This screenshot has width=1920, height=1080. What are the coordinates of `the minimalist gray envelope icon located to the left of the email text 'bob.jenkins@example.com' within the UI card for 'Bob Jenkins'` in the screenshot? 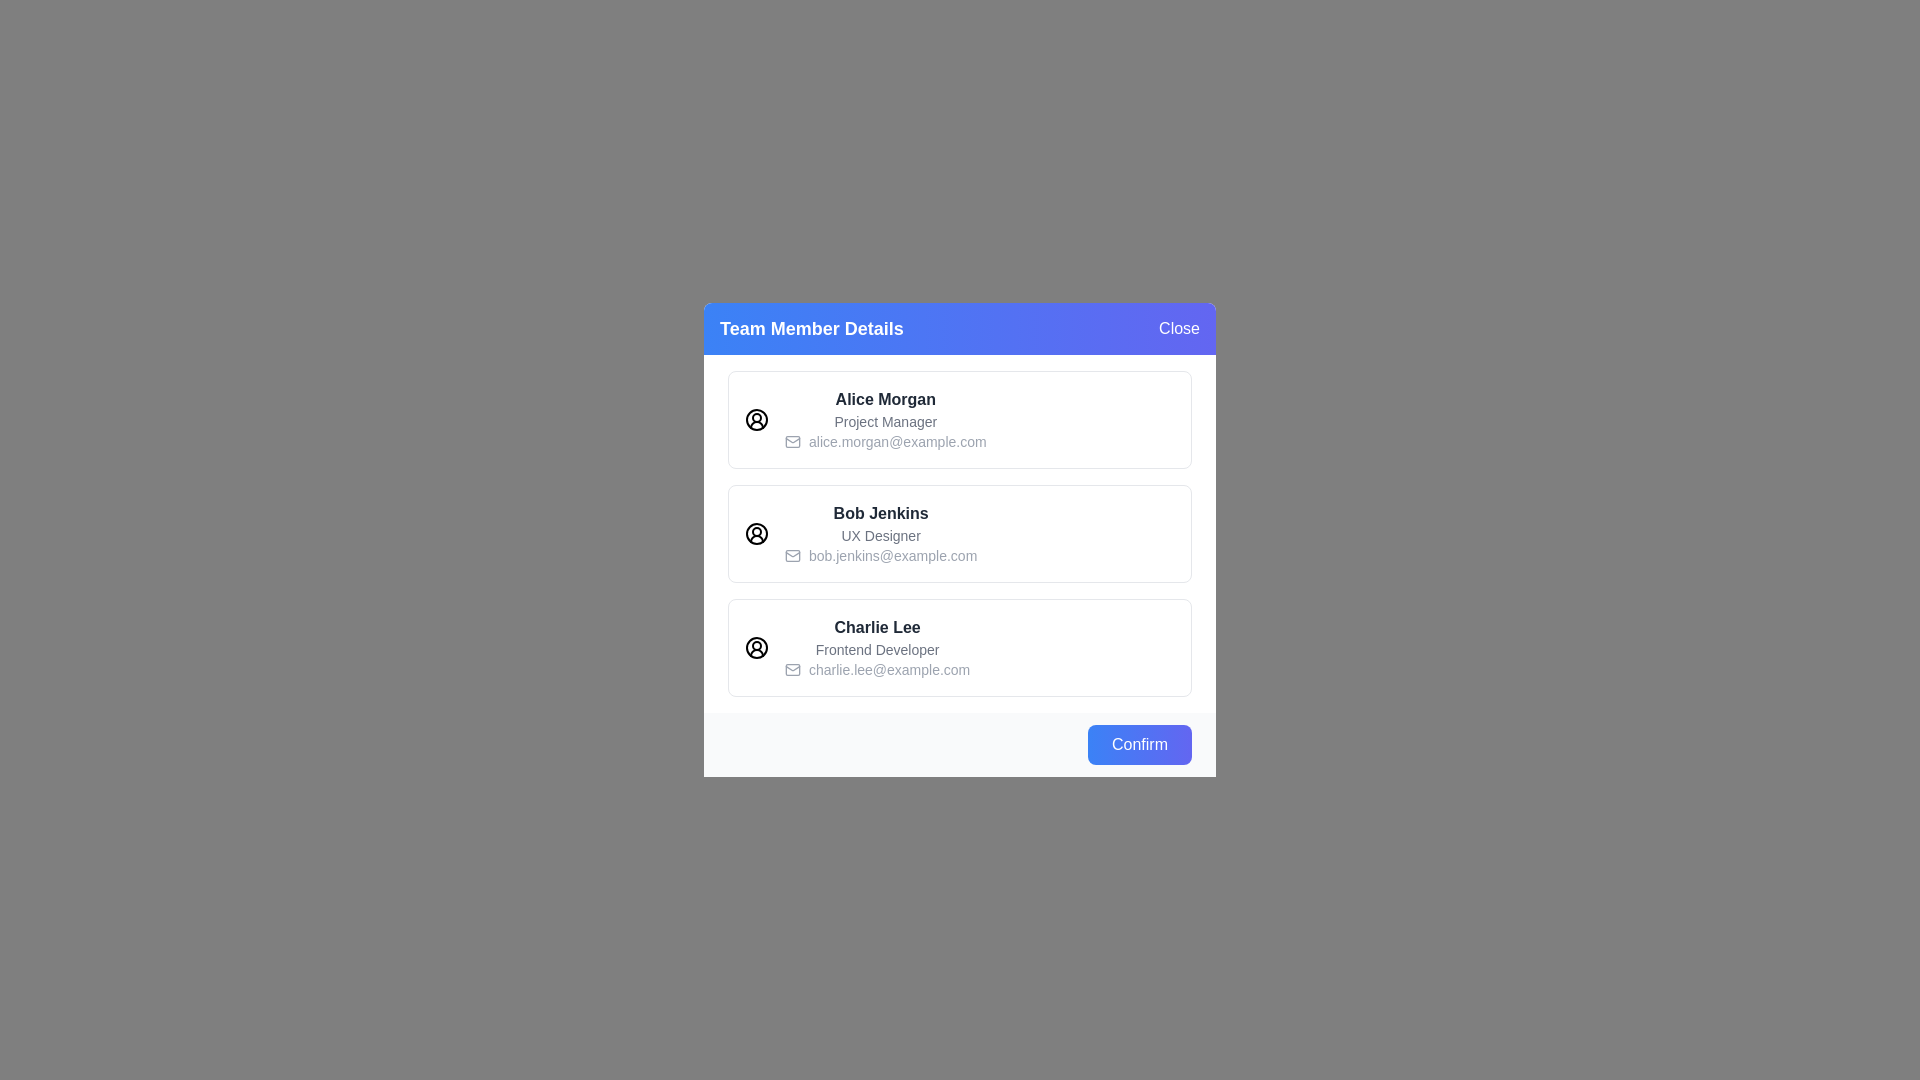 It's located at (791, 555).